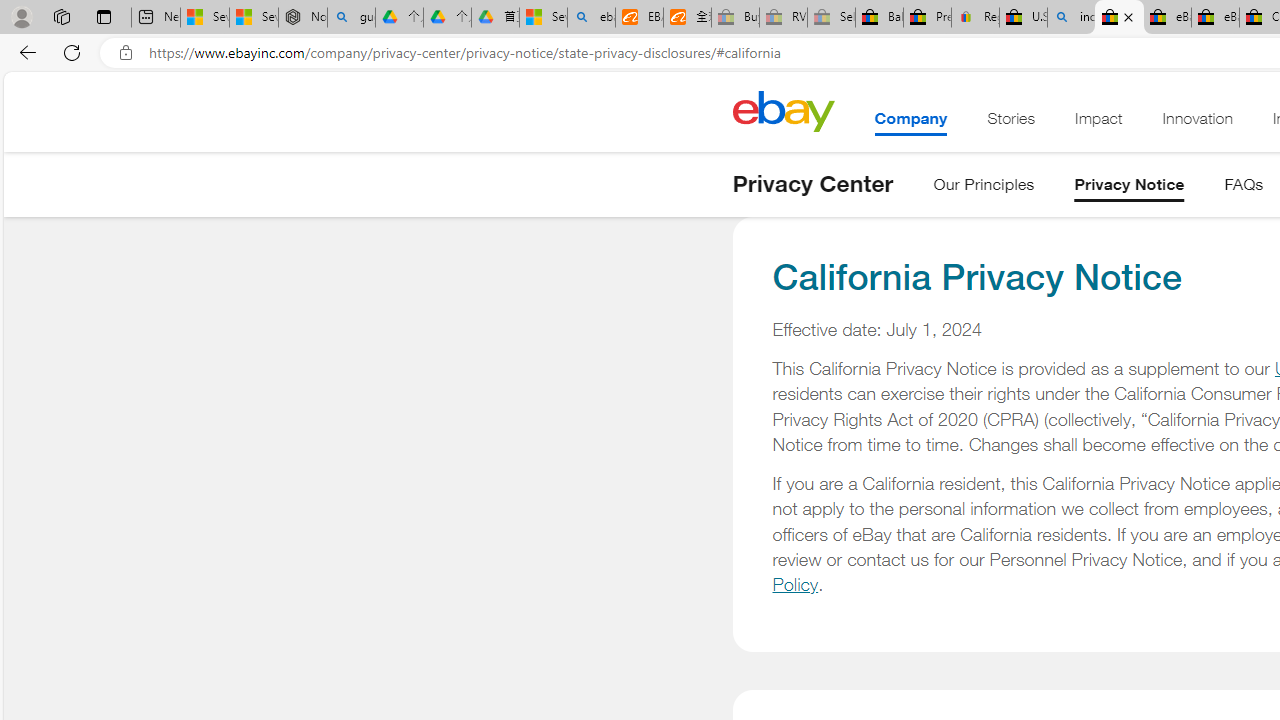 This screenshot has width=1280, height=720. I want to click on 'New tab', so click(155, 17).